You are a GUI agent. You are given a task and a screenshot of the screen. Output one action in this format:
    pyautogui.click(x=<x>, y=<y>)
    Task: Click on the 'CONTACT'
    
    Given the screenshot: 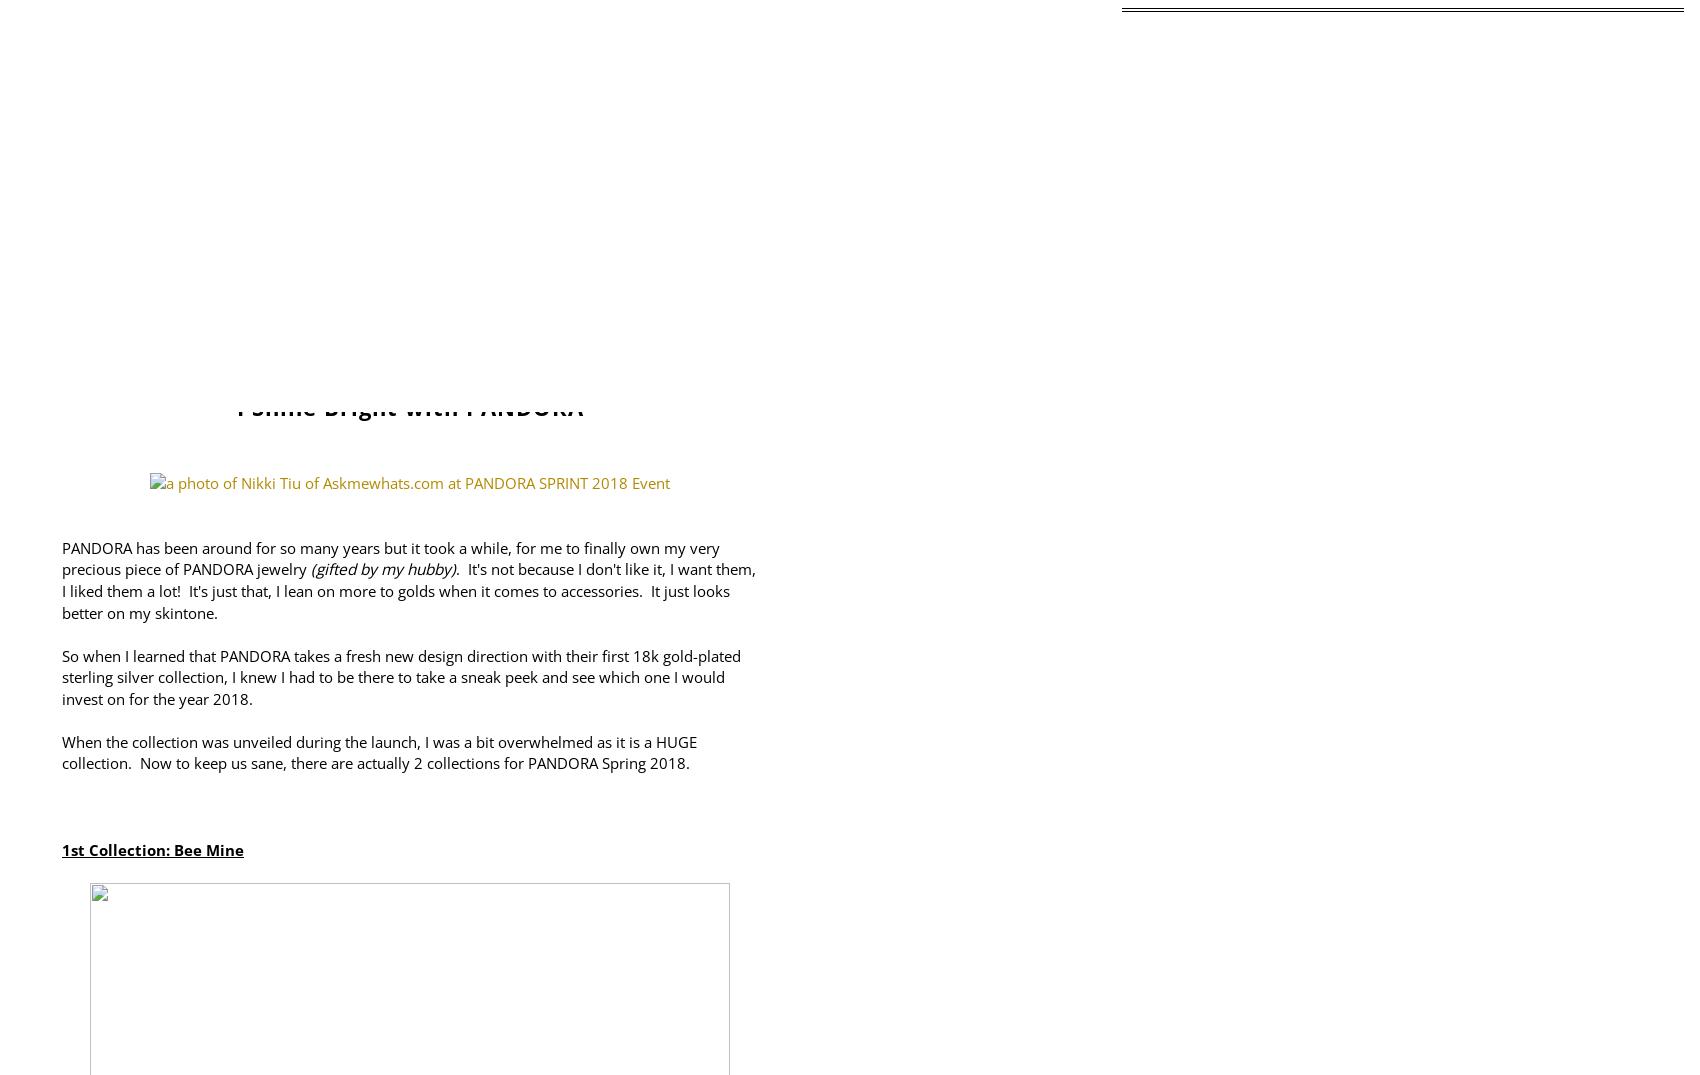 What is the action you would take?
    pyautogui.click(x=824, y=299)
    